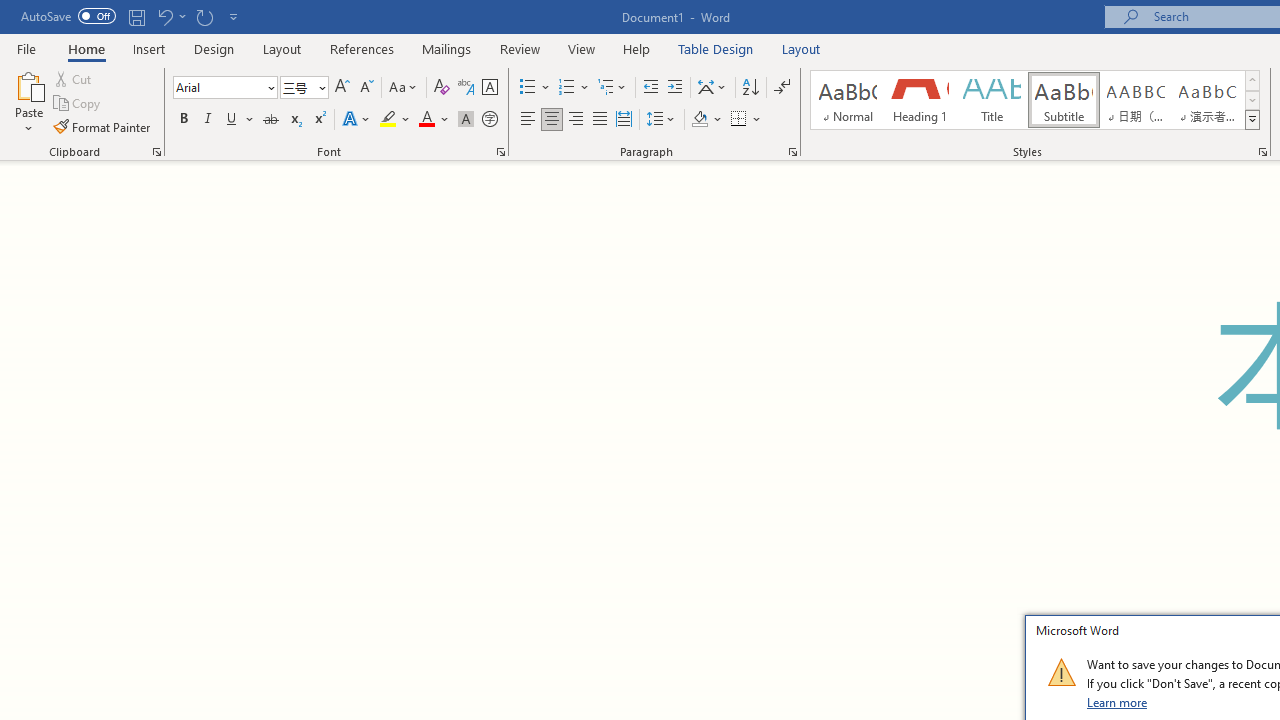 This screenshot has width=1280, height=720. I want to click on 'Phonetic Guide...', so click(464, 86).